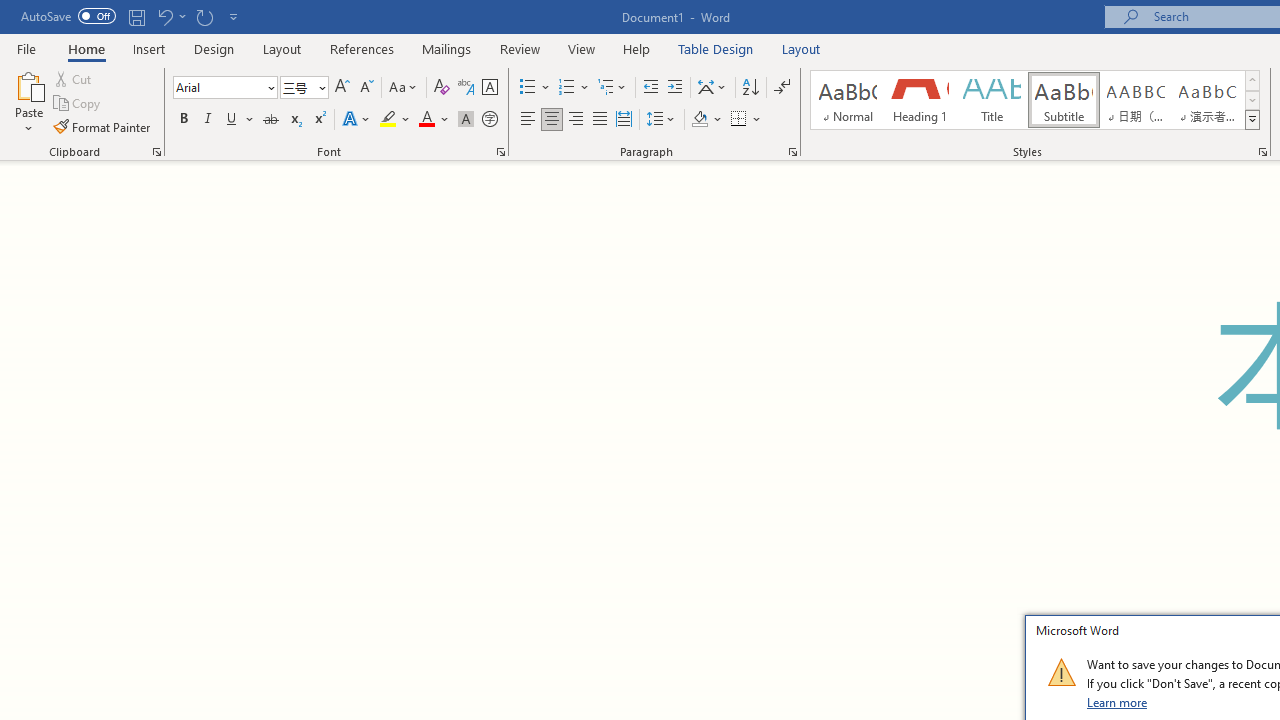 This screenshot has width=1280, height=720. I want to click on 'Phonetic Guide...', so click(464, 86).